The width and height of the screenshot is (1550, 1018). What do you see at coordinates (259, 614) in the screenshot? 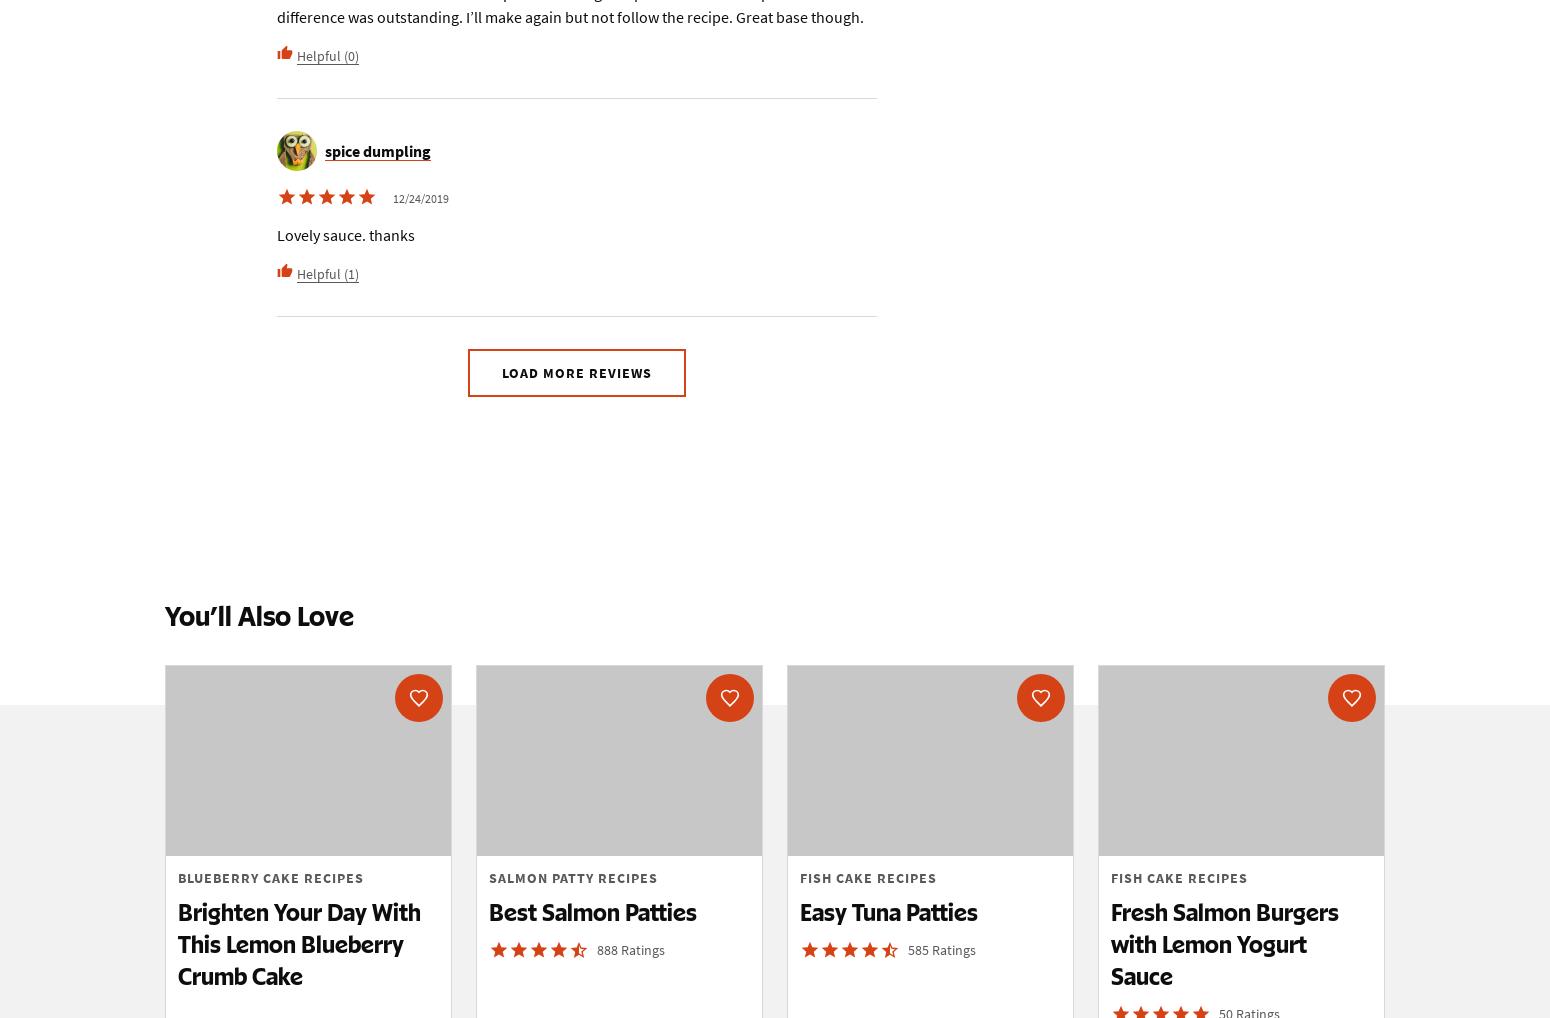
I see `'You’ll Also Love'` at bounding box center [259, 614].